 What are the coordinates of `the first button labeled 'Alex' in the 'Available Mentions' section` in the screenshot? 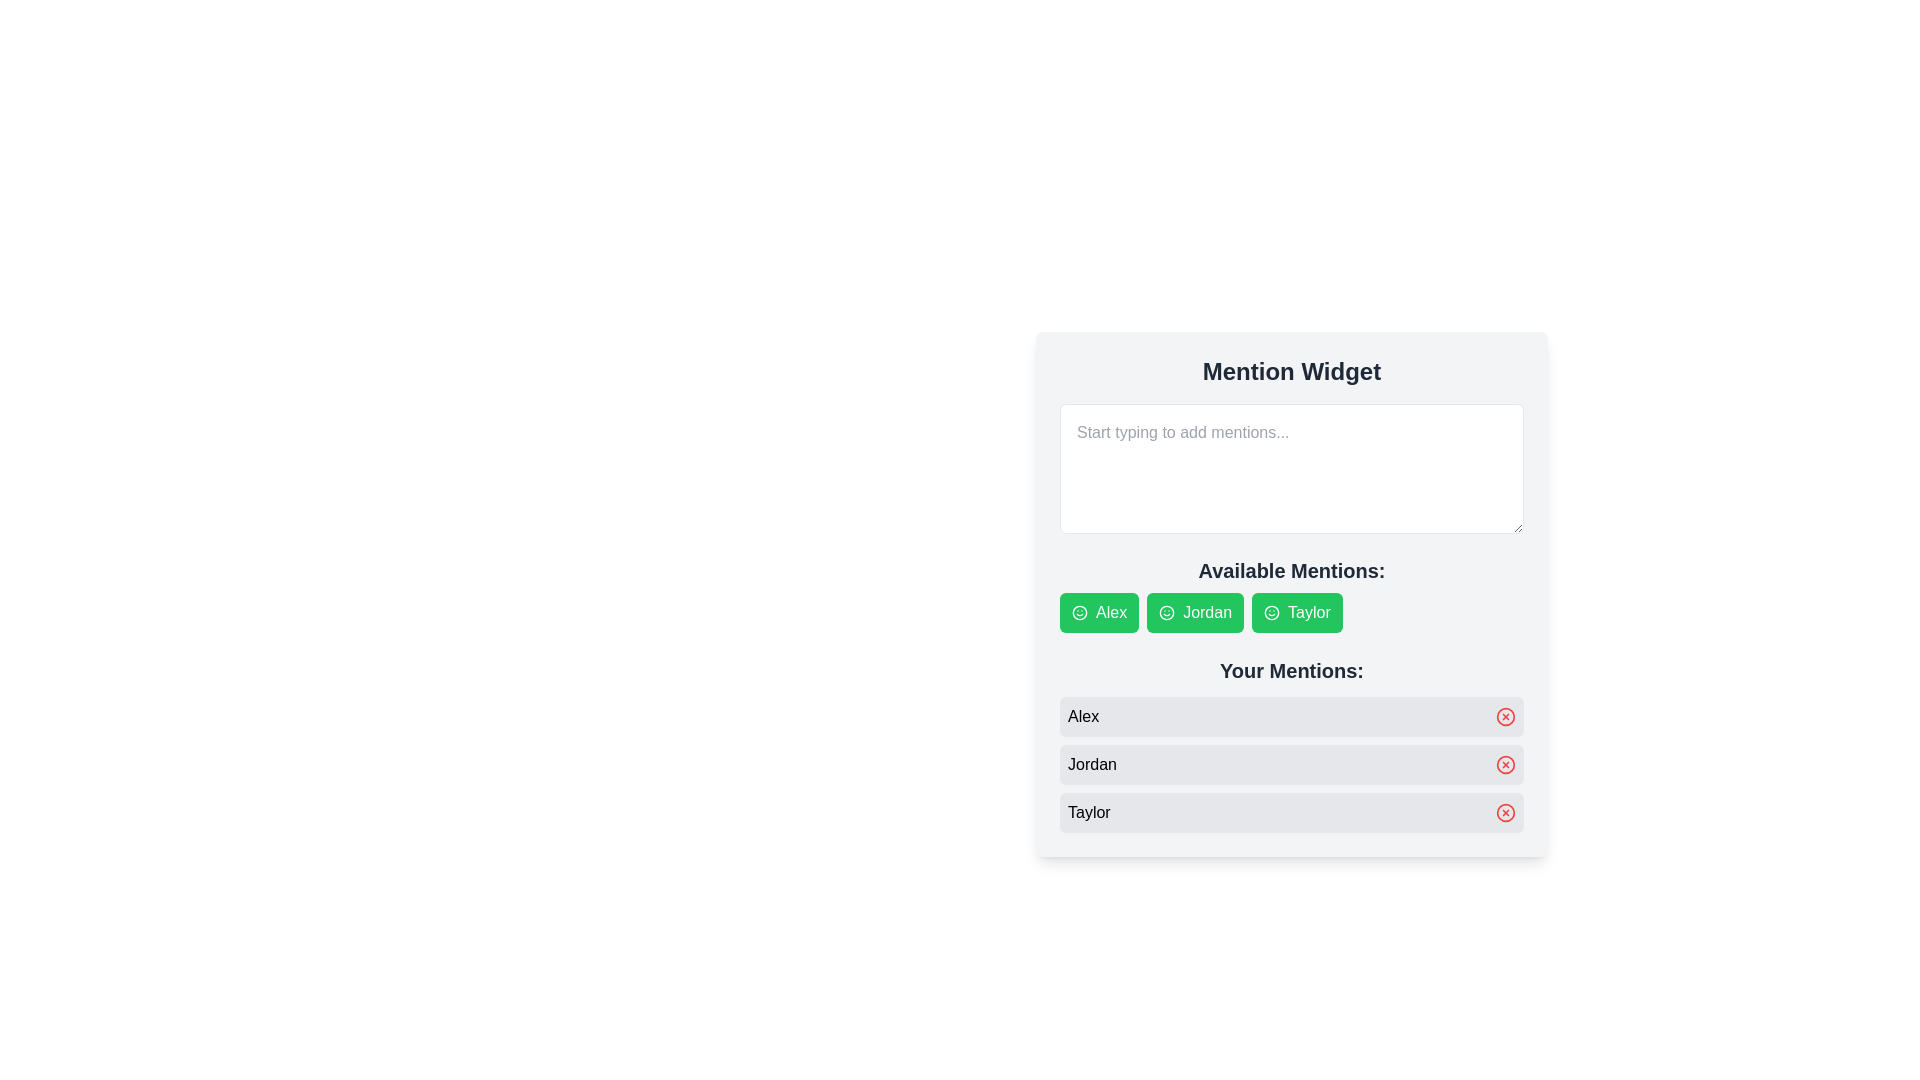 It's located at (1098, 612).